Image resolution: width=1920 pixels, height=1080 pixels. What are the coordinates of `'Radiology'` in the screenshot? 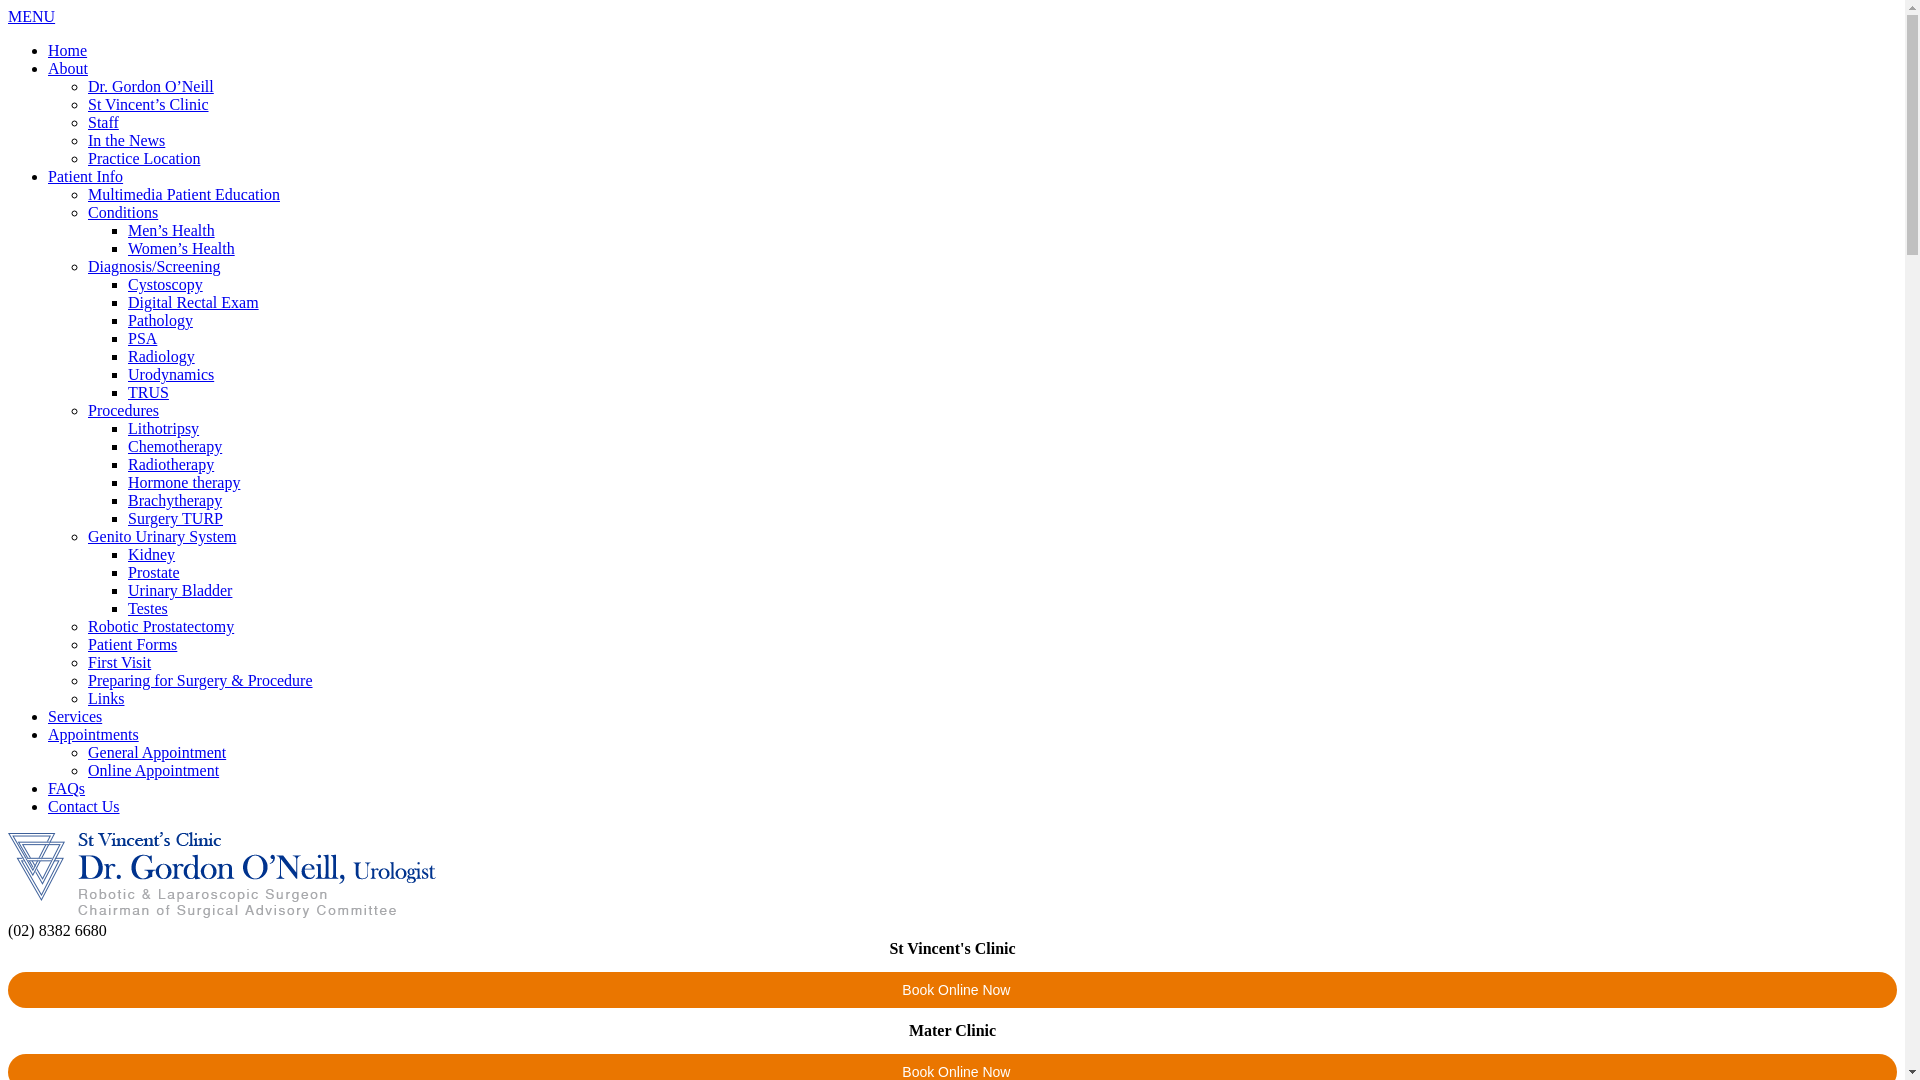 It's located at (161, 355).